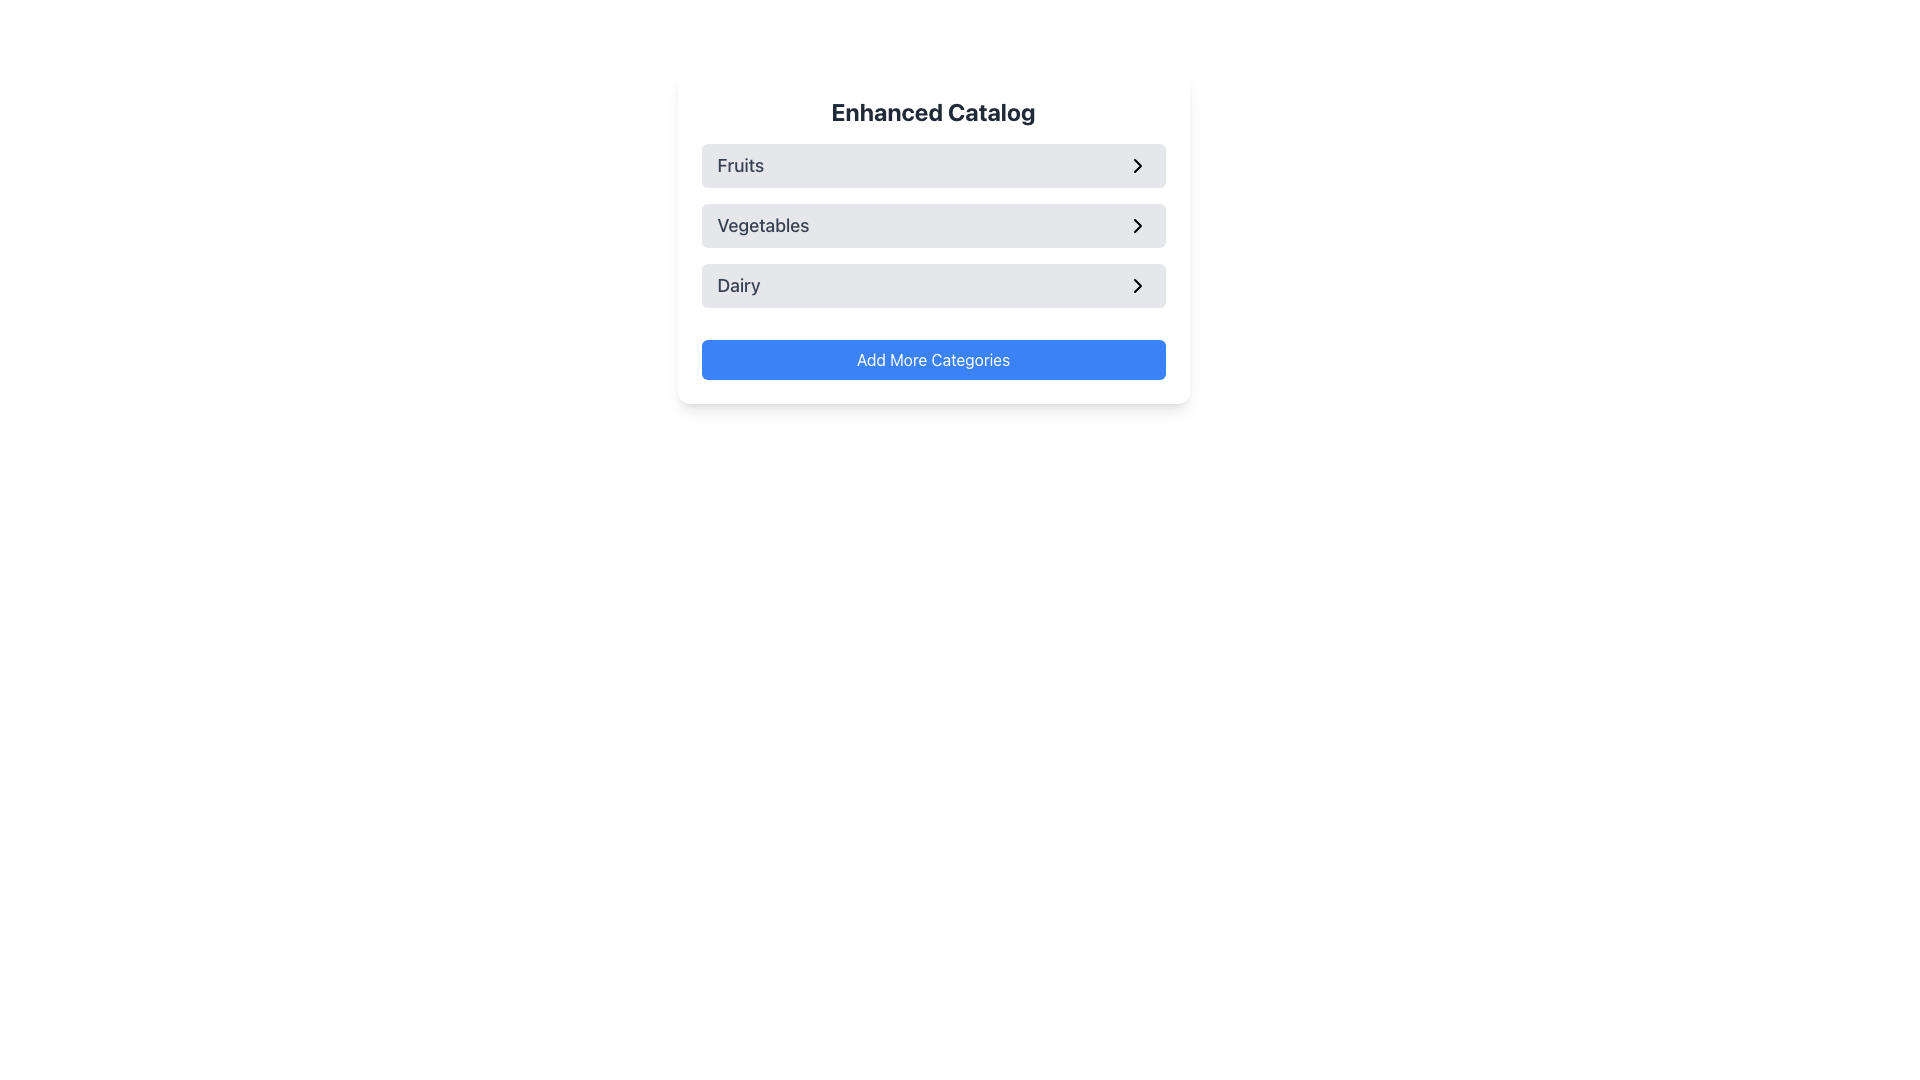  Describe the element at coordinates (932, 225) in the screenshot. I see `the category guide button for 'Vegetables' located as the second item under 'Enhanced Catalog'` at that location.